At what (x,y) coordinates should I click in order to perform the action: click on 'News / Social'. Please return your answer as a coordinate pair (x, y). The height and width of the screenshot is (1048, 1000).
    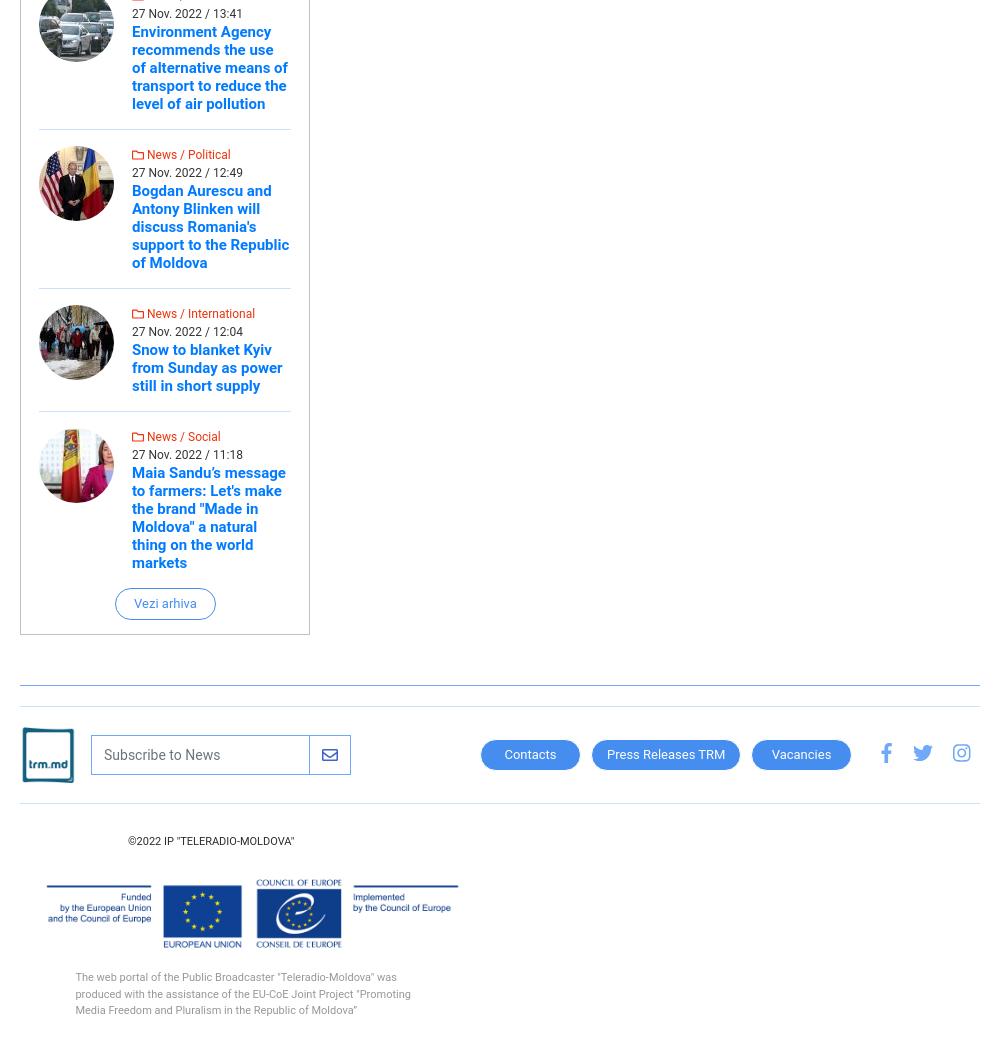
    Looking at the image, I should click on (182, 436).